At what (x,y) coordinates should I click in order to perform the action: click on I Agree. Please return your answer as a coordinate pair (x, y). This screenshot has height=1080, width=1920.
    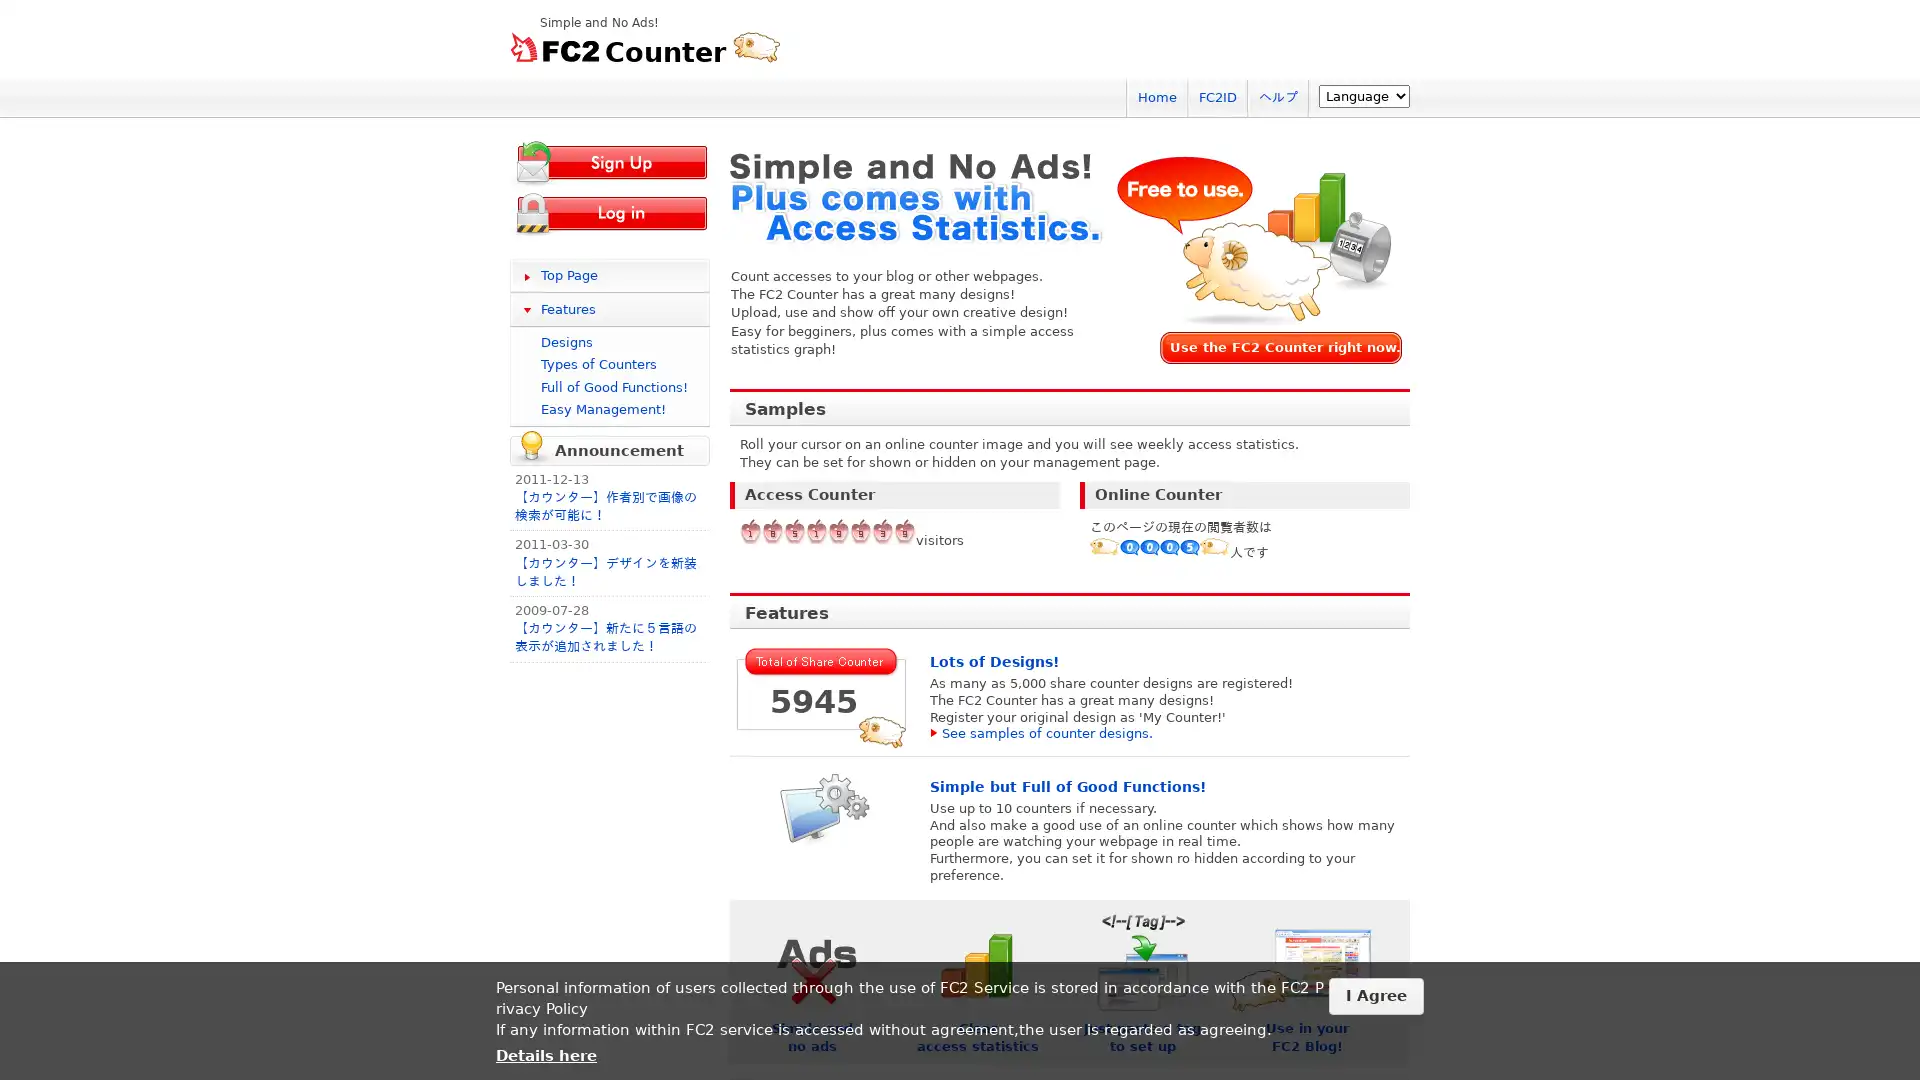
    Looking at the image, I should click on (1375, 996).